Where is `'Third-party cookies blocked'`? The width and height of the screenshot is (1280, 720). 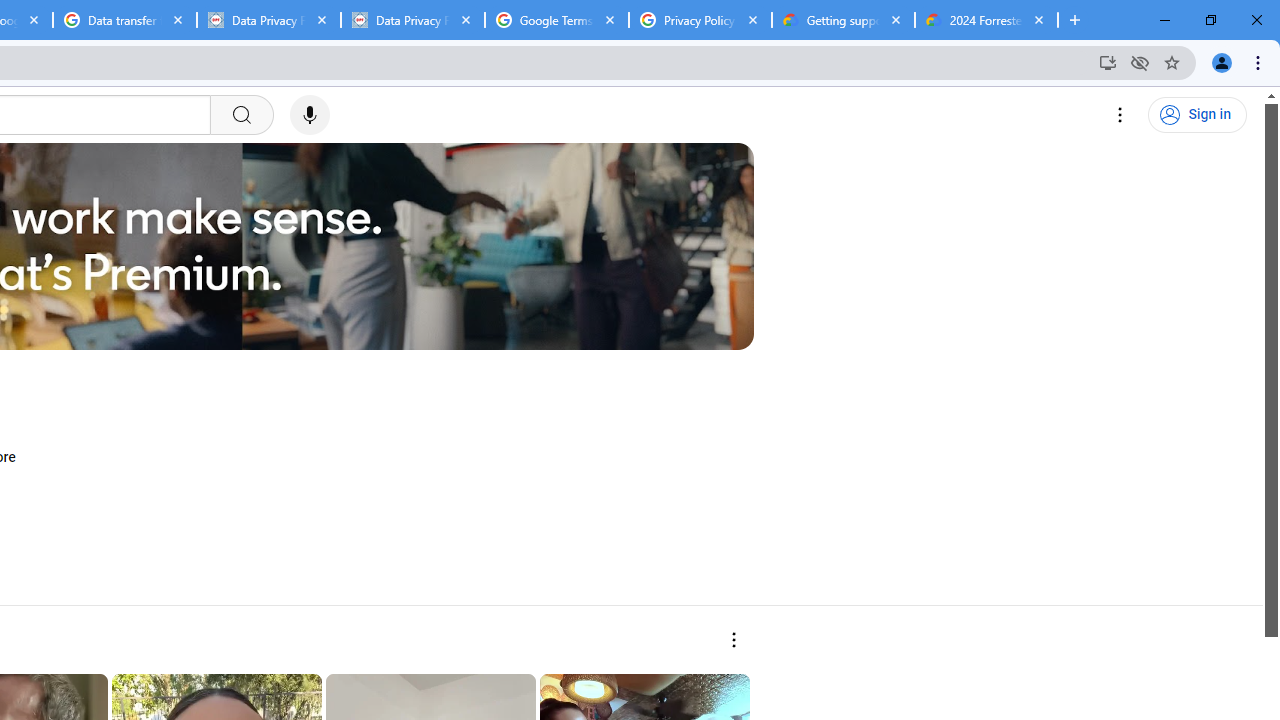
'Third-party cookies blocked' is located at coordinates (1139, 61).